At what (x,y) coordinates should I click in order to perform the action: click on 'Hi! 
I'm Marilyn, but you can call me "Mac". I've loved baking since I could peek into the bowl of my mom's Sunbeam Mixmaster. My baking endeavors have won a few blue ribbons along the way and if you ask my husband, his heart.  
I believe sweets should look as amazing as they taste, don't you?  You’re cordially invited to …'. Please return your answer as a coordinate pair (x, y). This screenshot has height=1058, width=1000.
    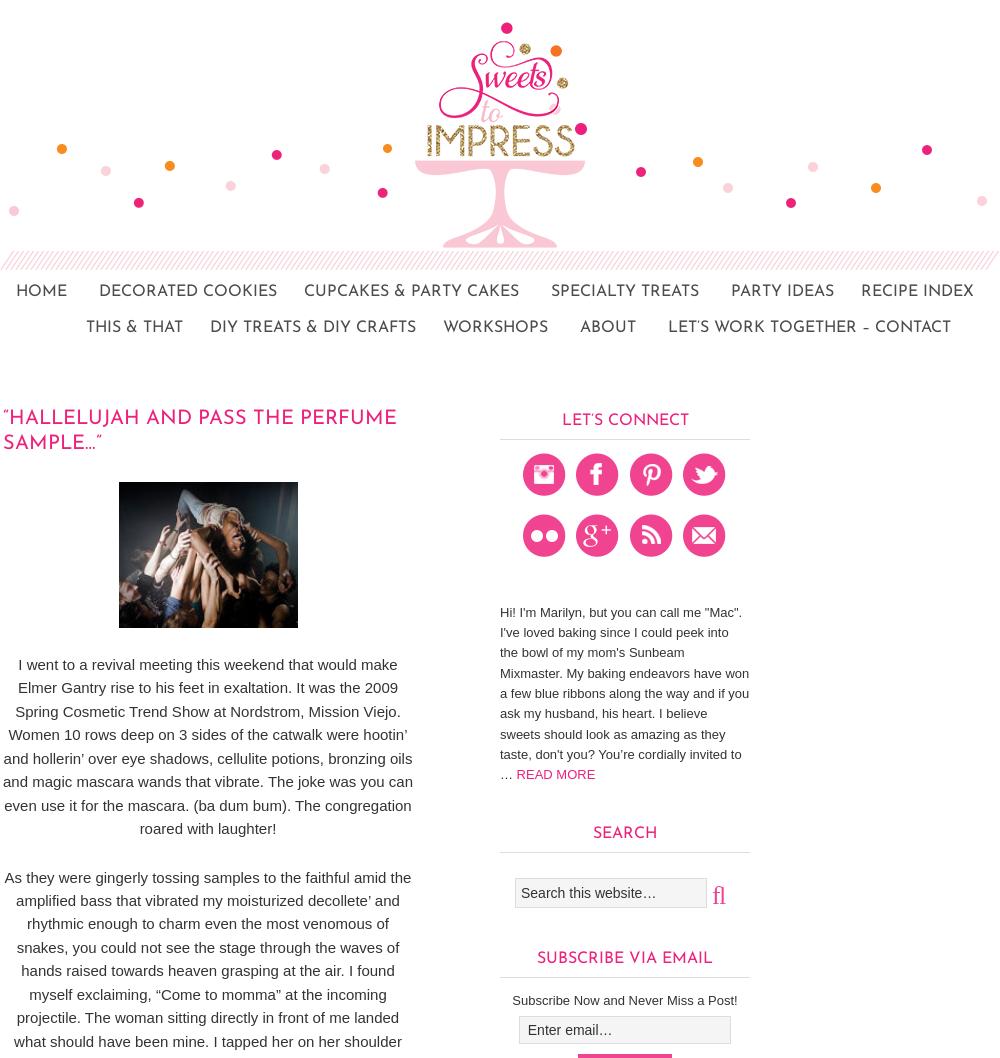
    Looking at the image, I should click on (623, 691).